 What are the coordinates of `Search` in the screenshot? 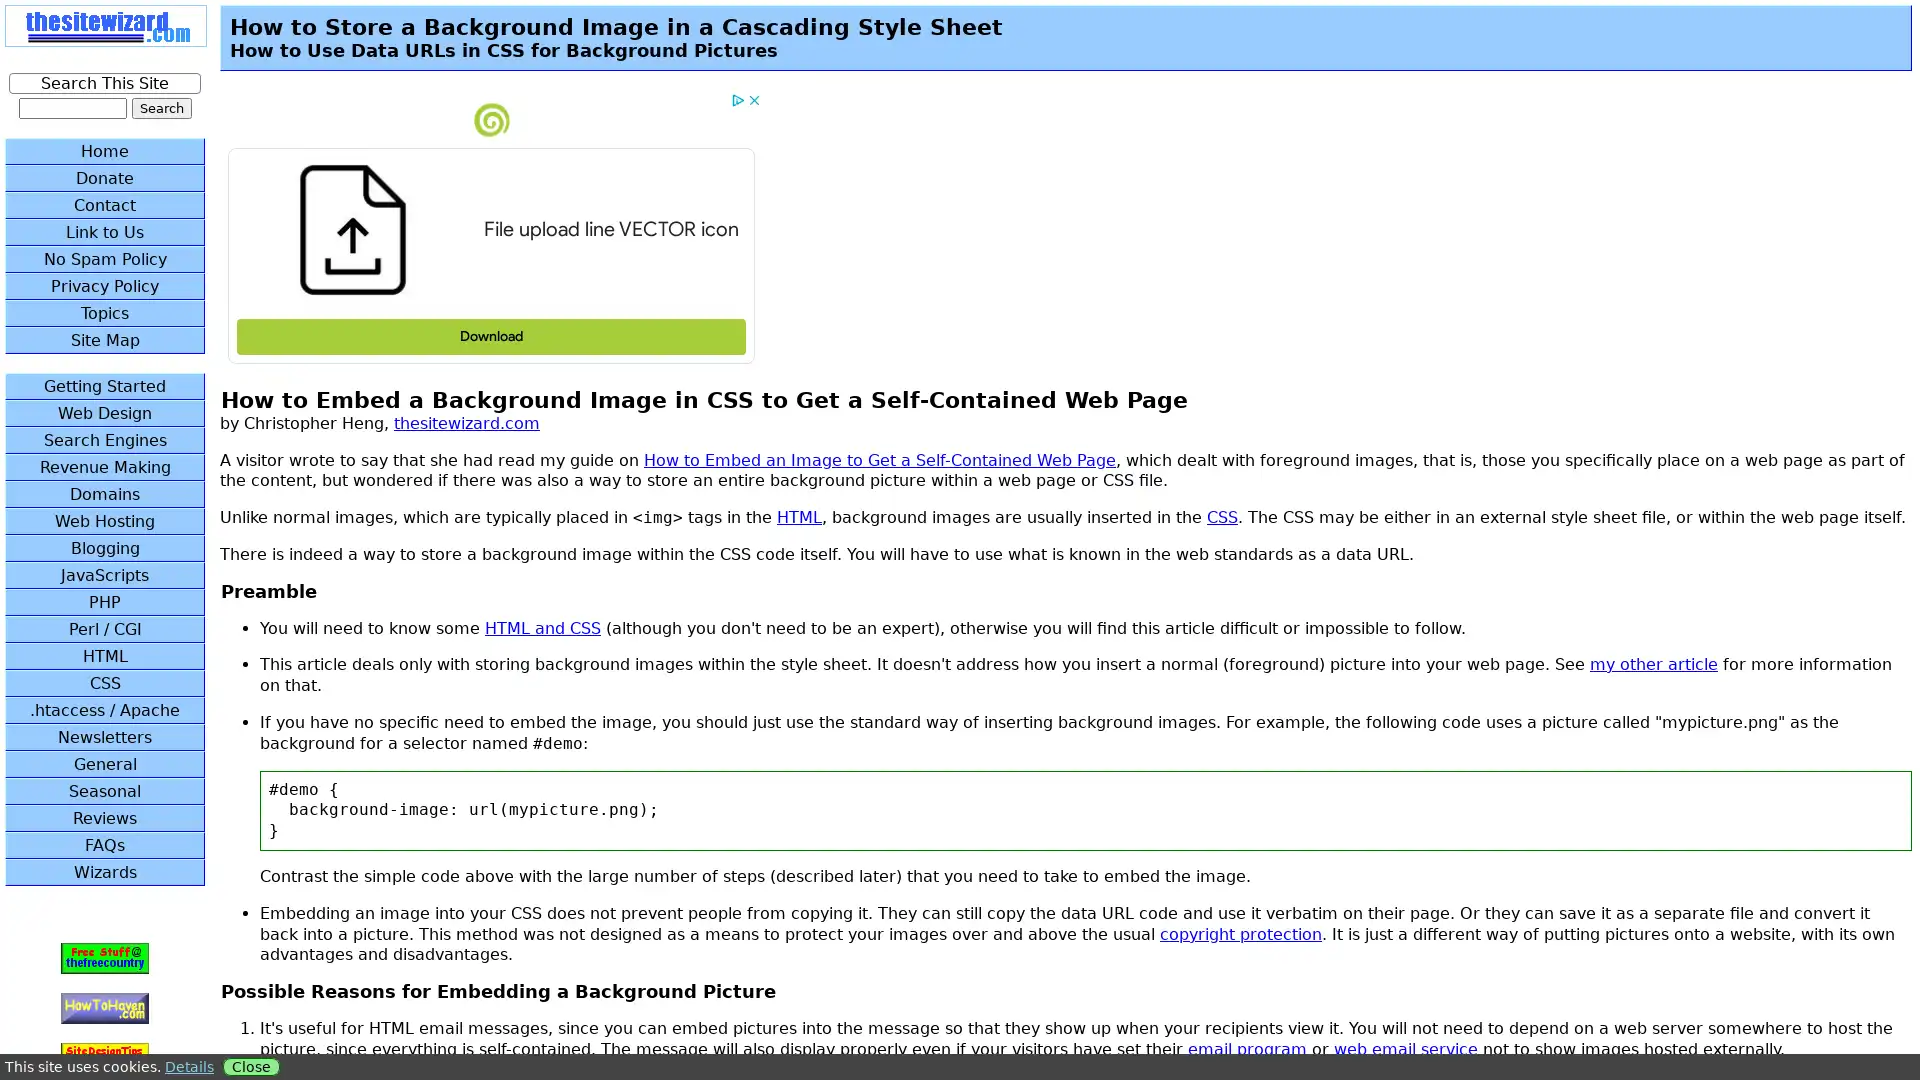 It's located at (161, 108).